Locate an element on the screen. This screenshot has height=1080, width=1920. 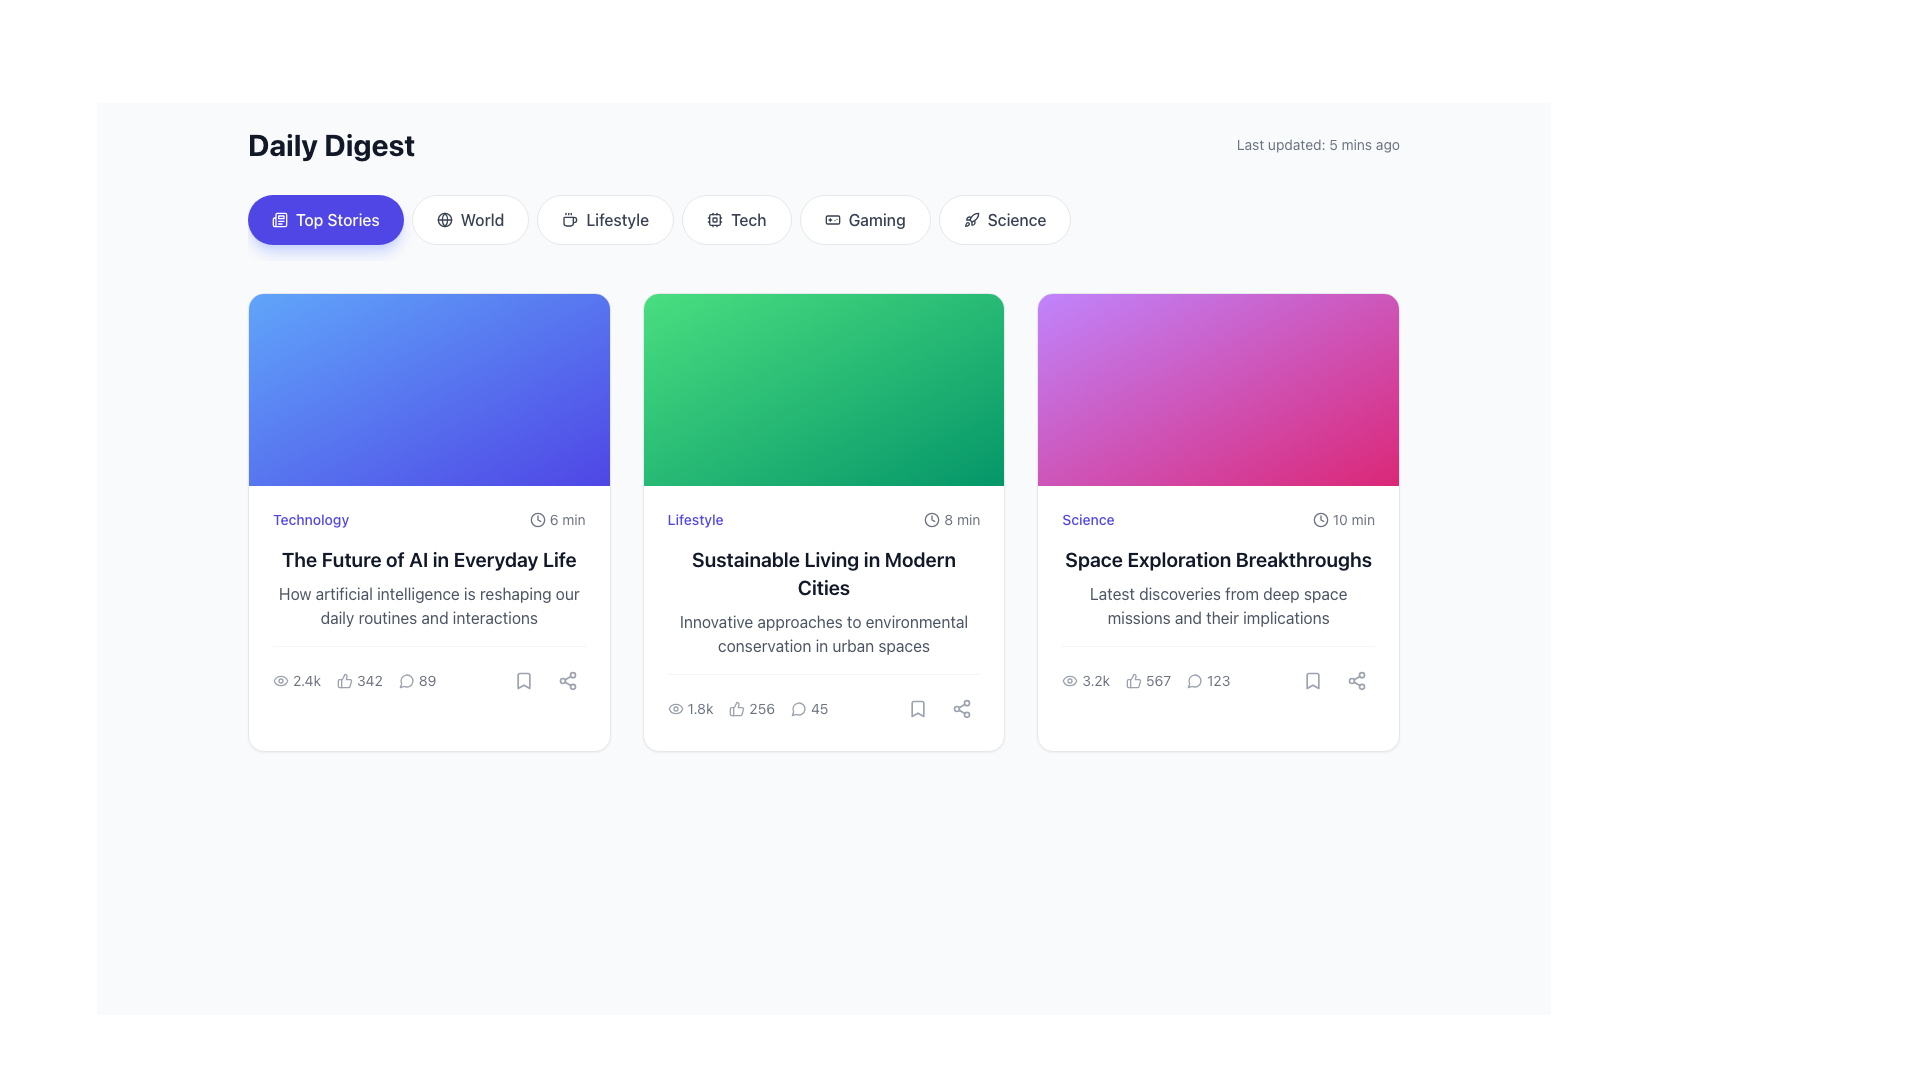
the decorative background element of the 'Science' card, which is a rectangular gradient transitioning from purple to pink, located at the top of the card is located at coordinates (1217, 389).